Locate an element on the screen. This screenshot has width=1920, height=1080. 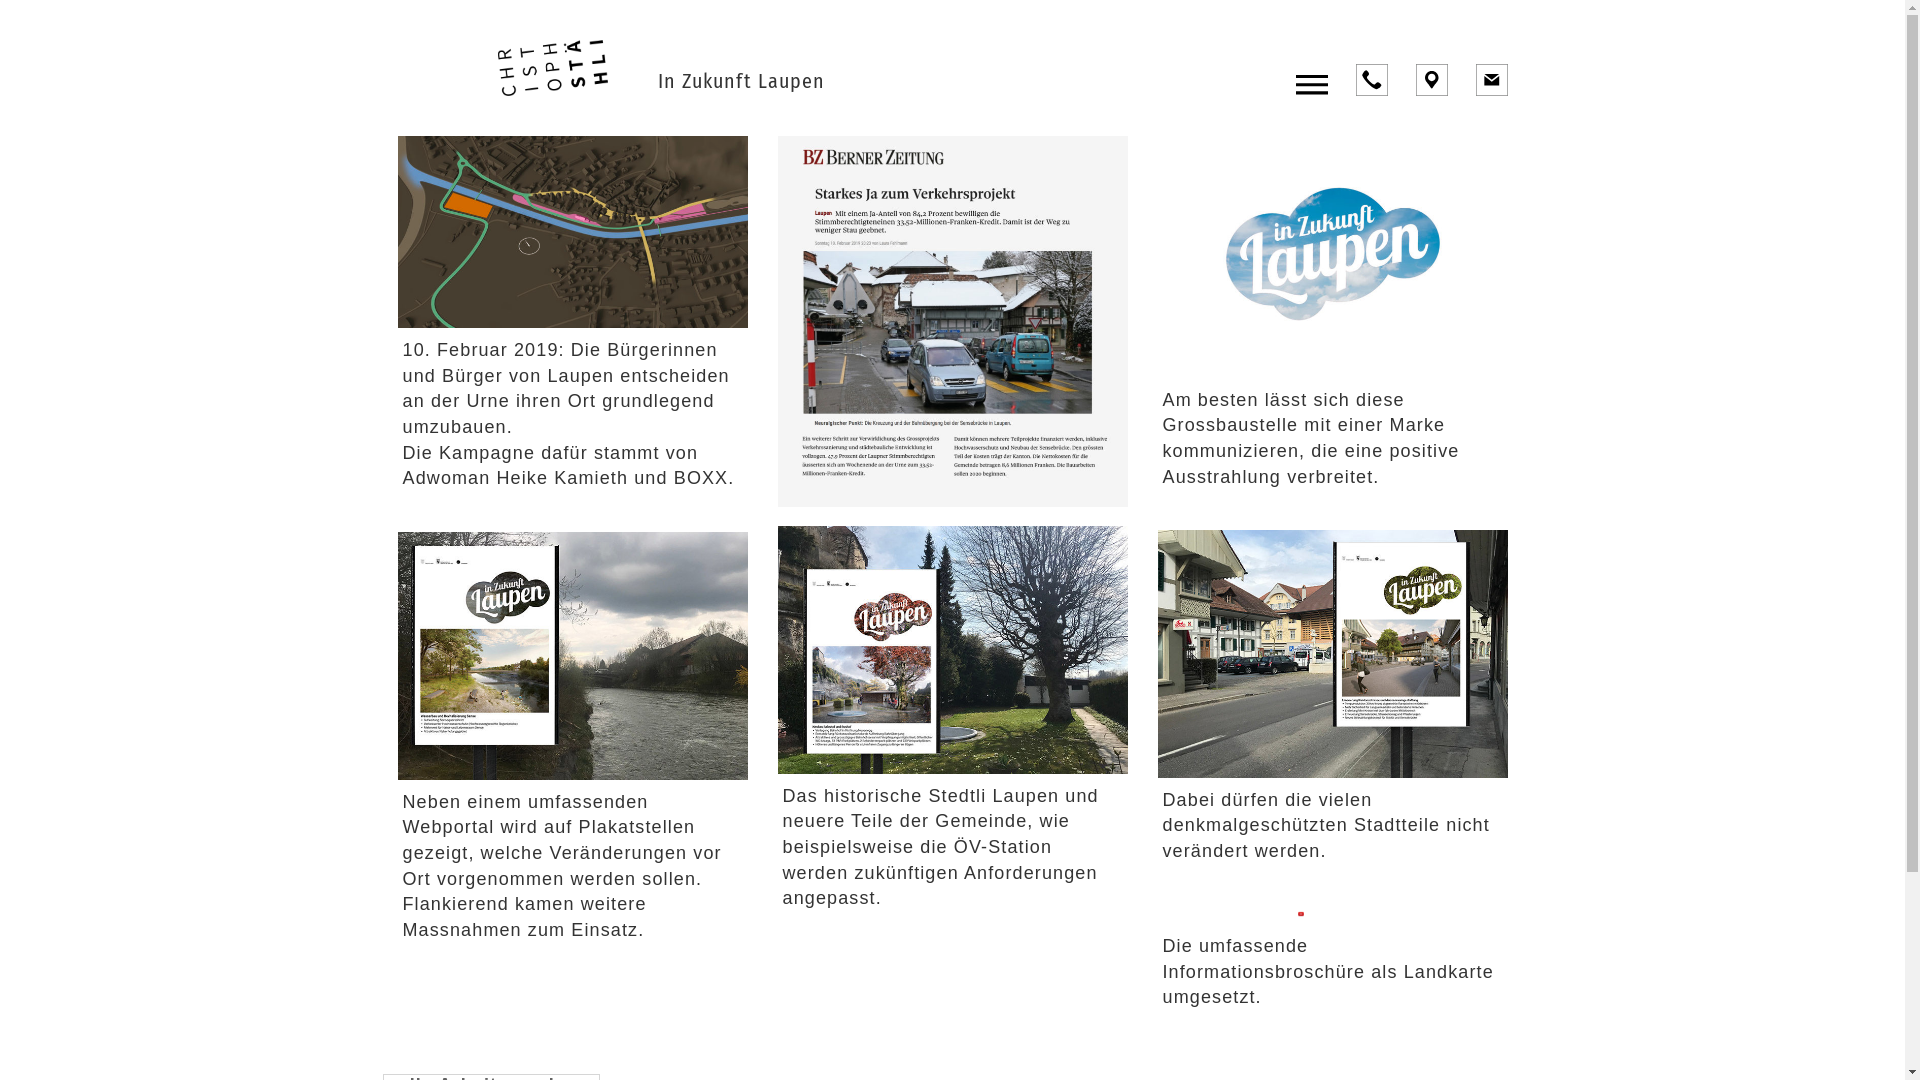
'E-Mail' is located at coordinates (1476, 79).